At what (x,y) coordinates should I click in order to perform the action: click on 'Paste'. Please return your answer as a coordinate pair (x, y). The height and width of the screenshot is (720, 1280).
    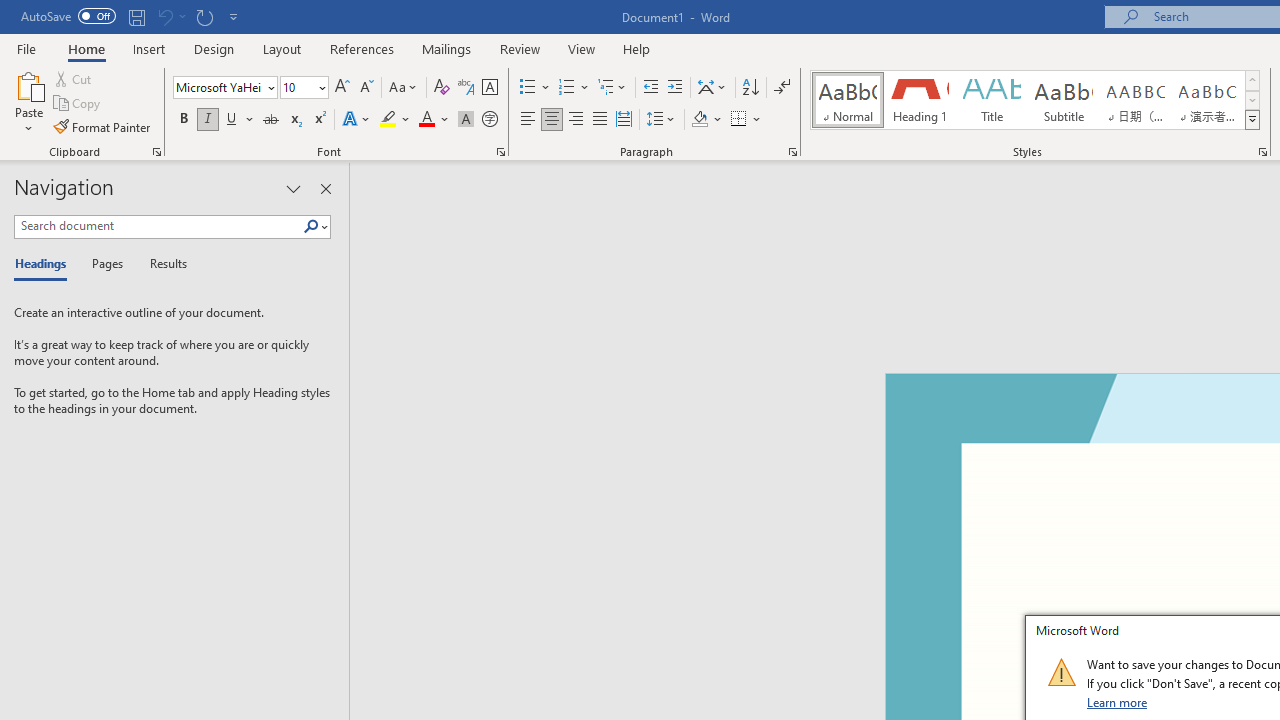
    Looking at the image, I should click on (28, 103).